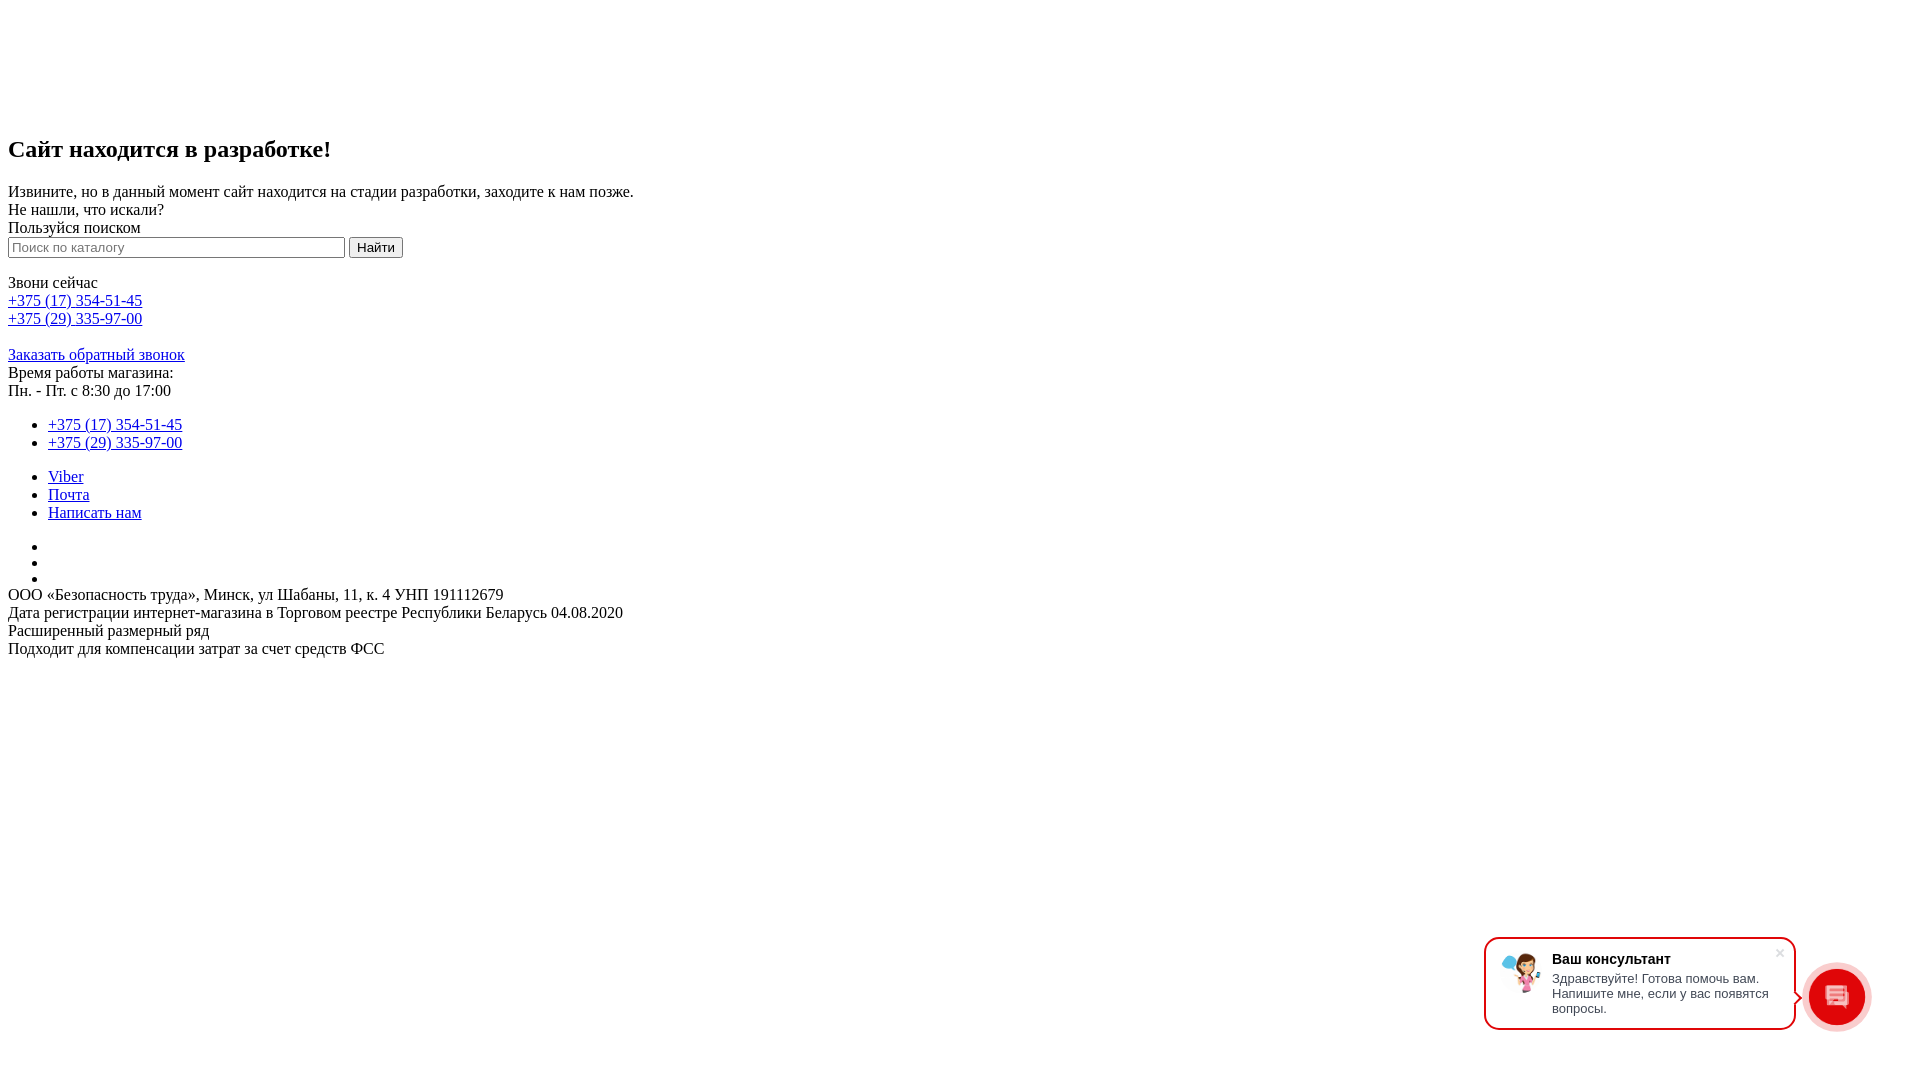 The image size is (1920, 1080). I want to click on '+375 (17) 354-51-45', so click(75, 300).